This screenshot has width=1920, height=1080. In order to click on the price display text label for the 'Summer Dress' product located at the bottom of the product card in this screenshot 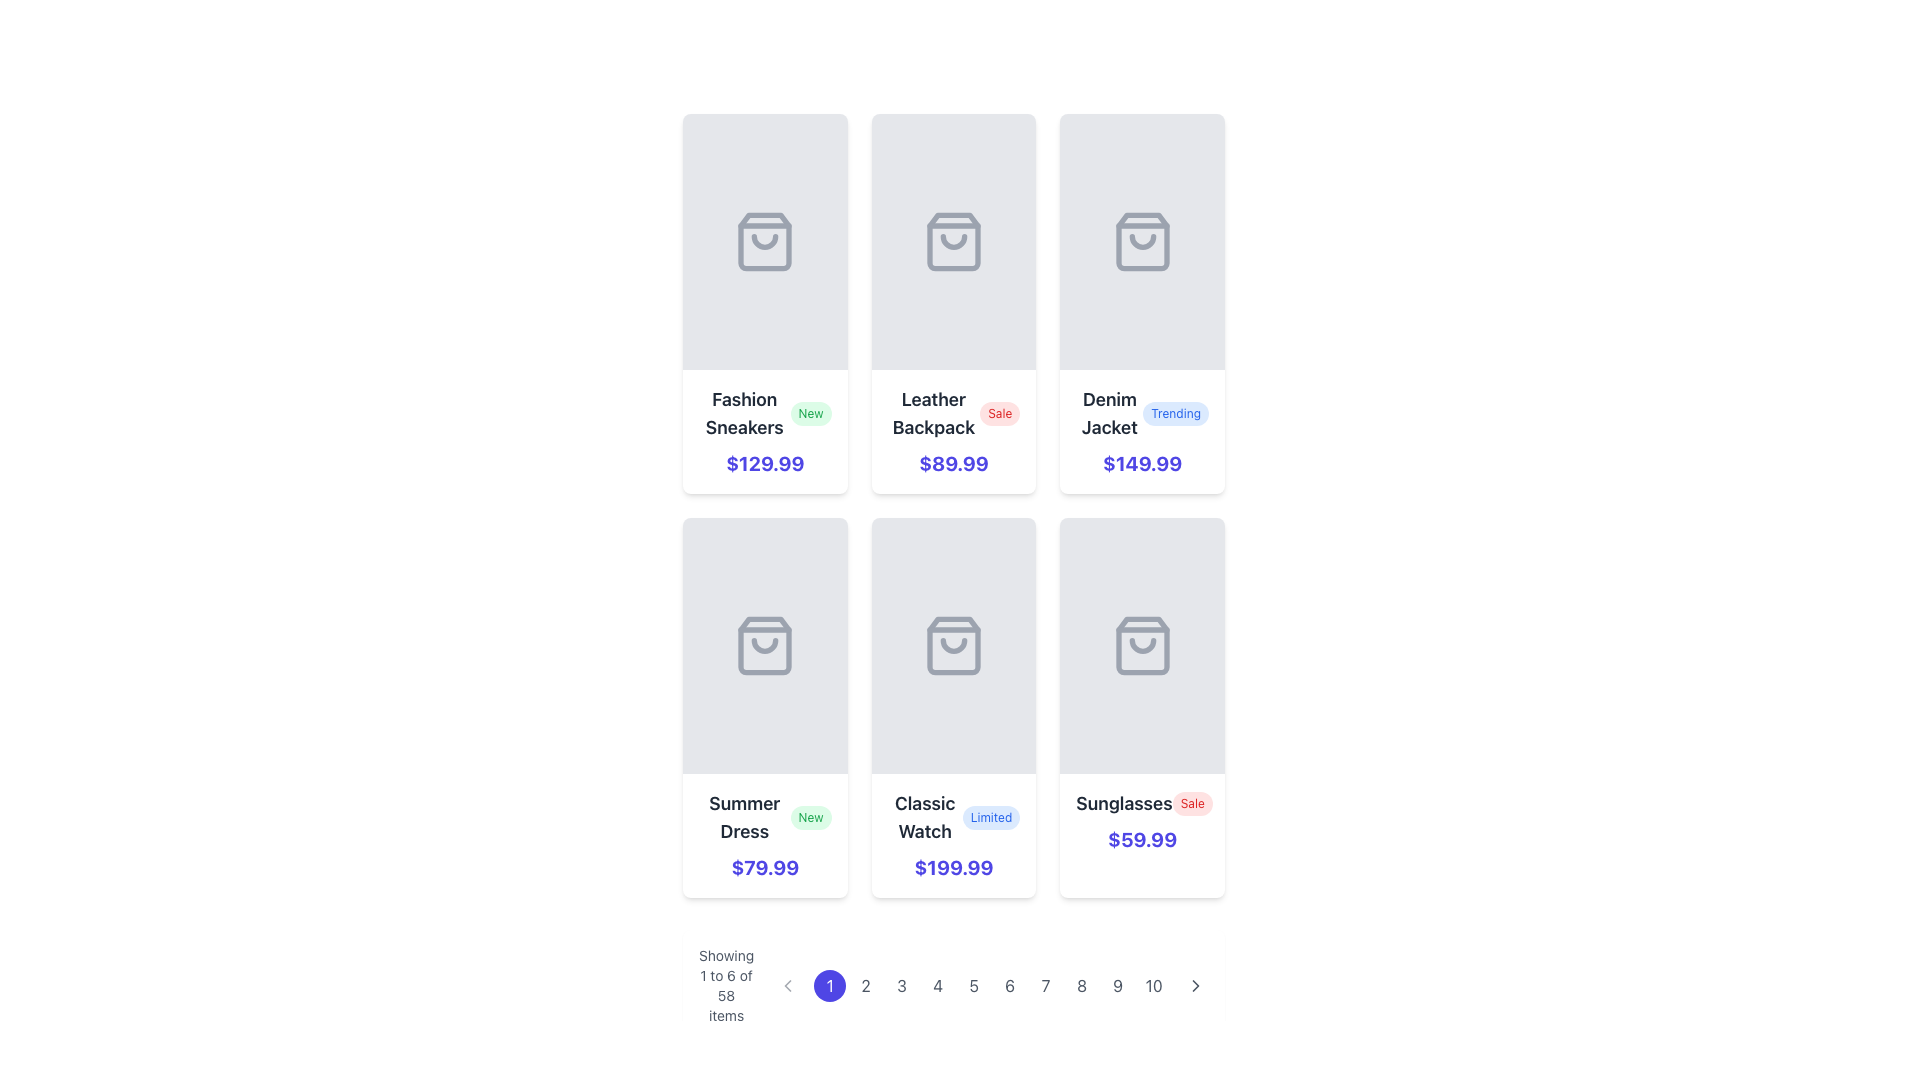, I will do `click(764, 866)`.